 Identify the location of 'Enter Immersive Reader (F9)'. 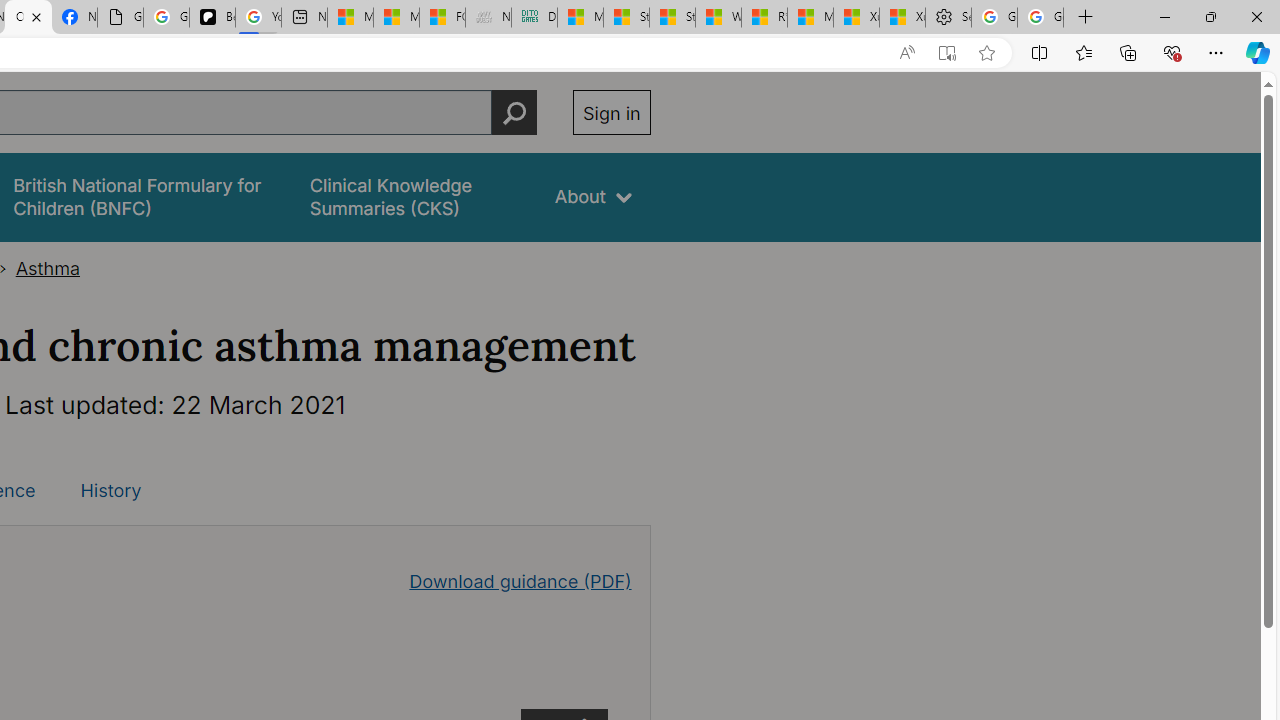
(945, 52).